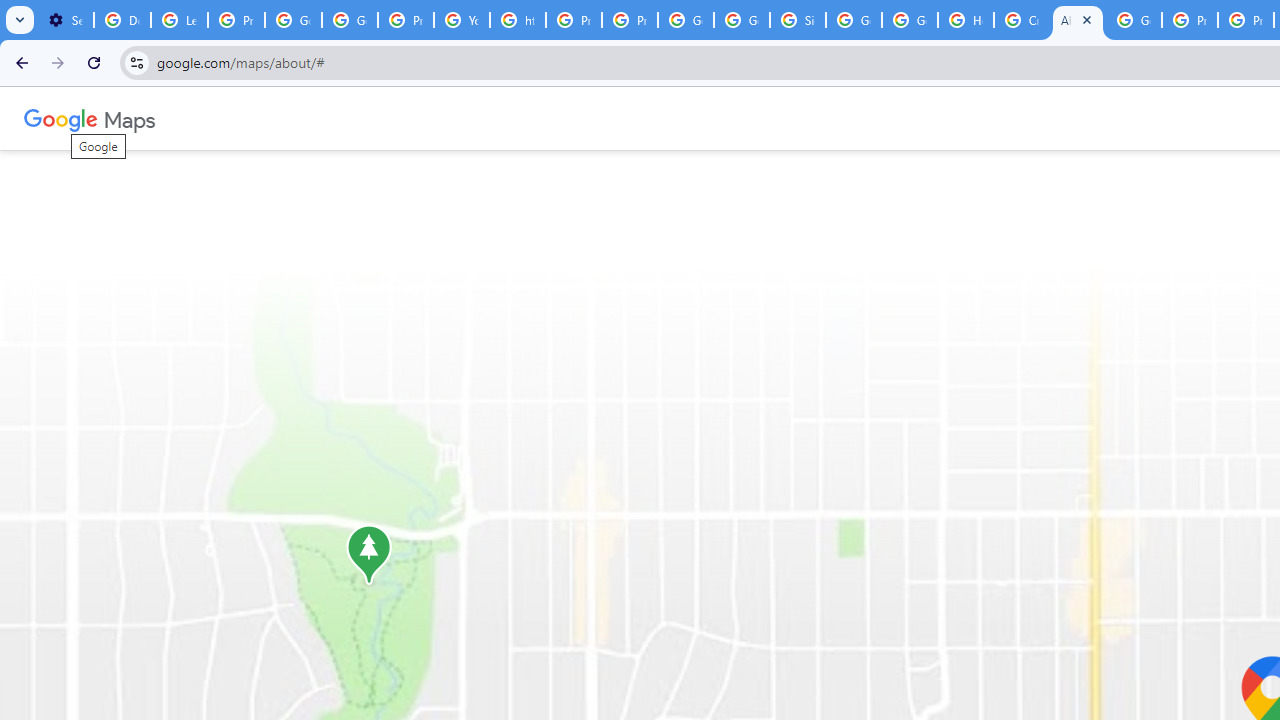 This screenshot has width=1280, height=720. Describe the element at coordinates (61, 118) in the screenshot. I see `'Google'` at that location.